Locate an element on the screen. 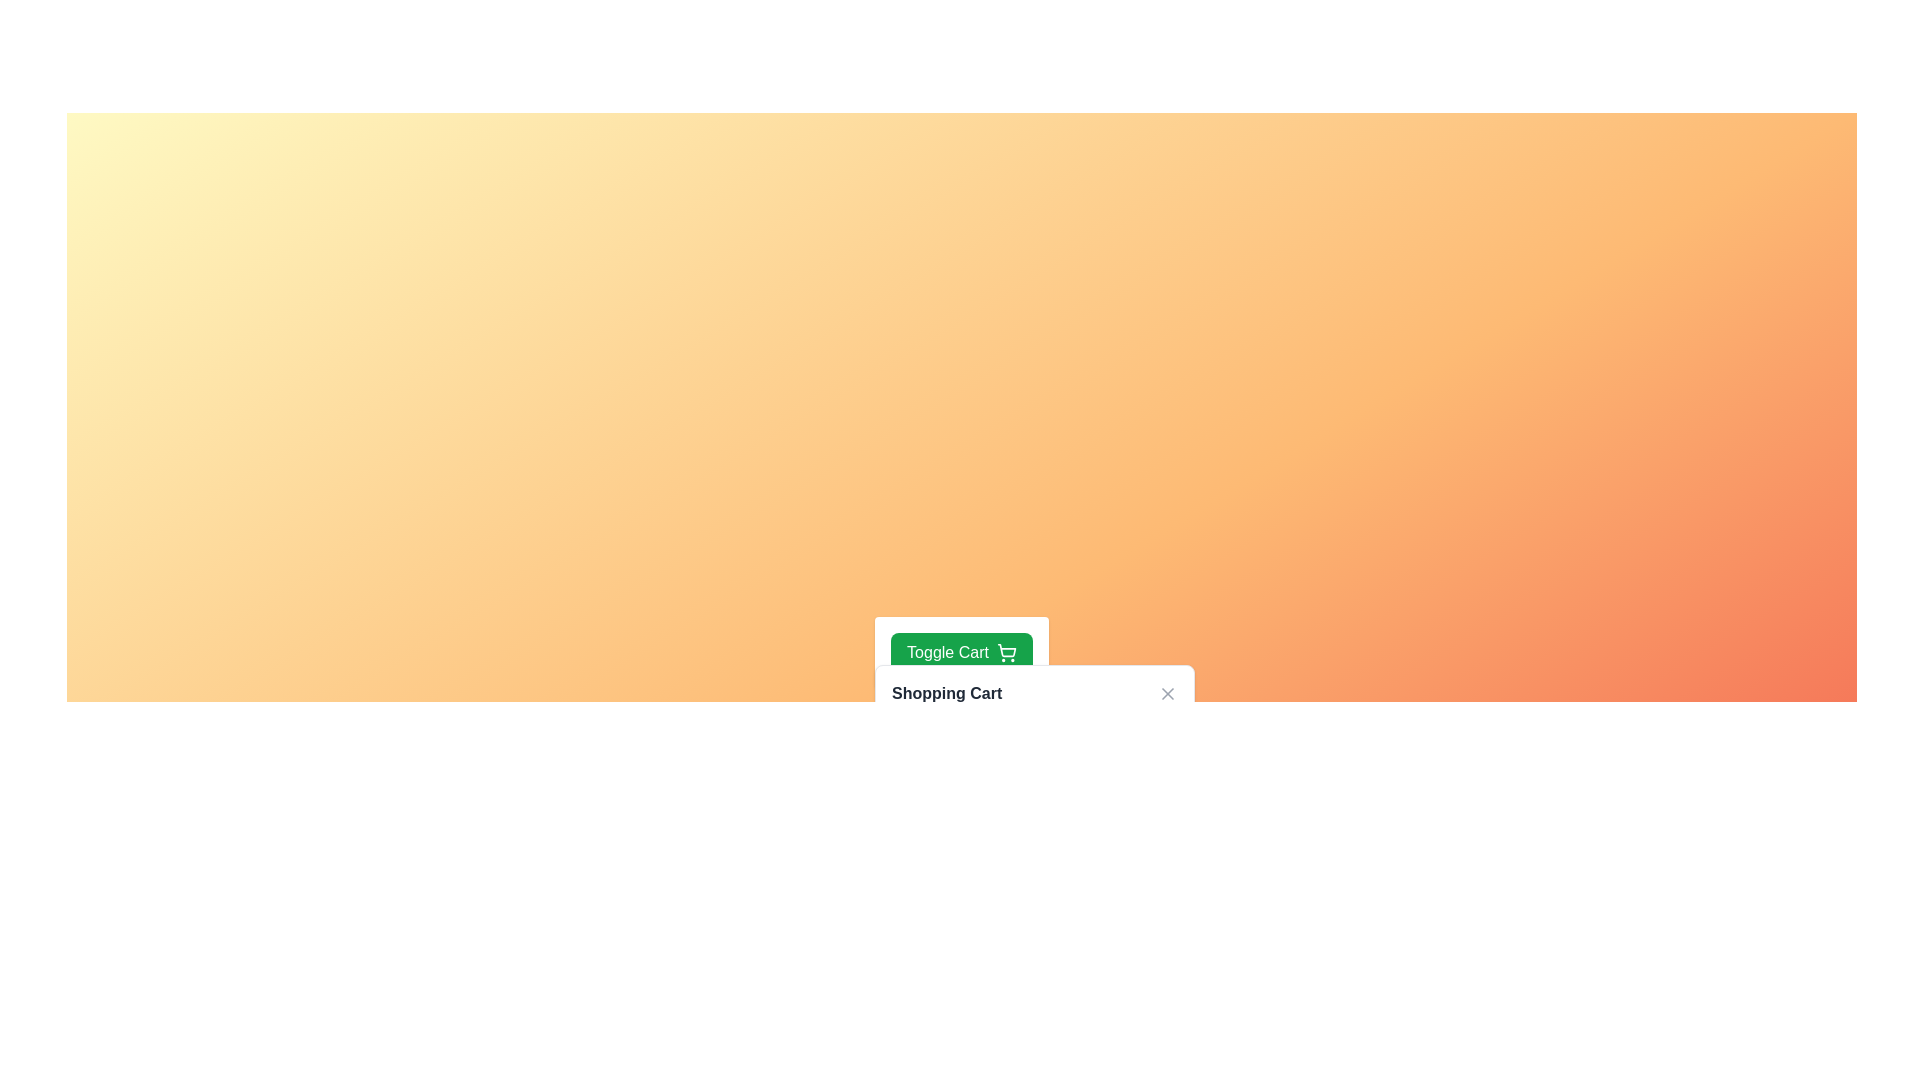  the static text label displaying 'Shopping Cart', which is styled in bold dark gray and serves as a header within a horizontal bar is located at coordinates (946, 693).